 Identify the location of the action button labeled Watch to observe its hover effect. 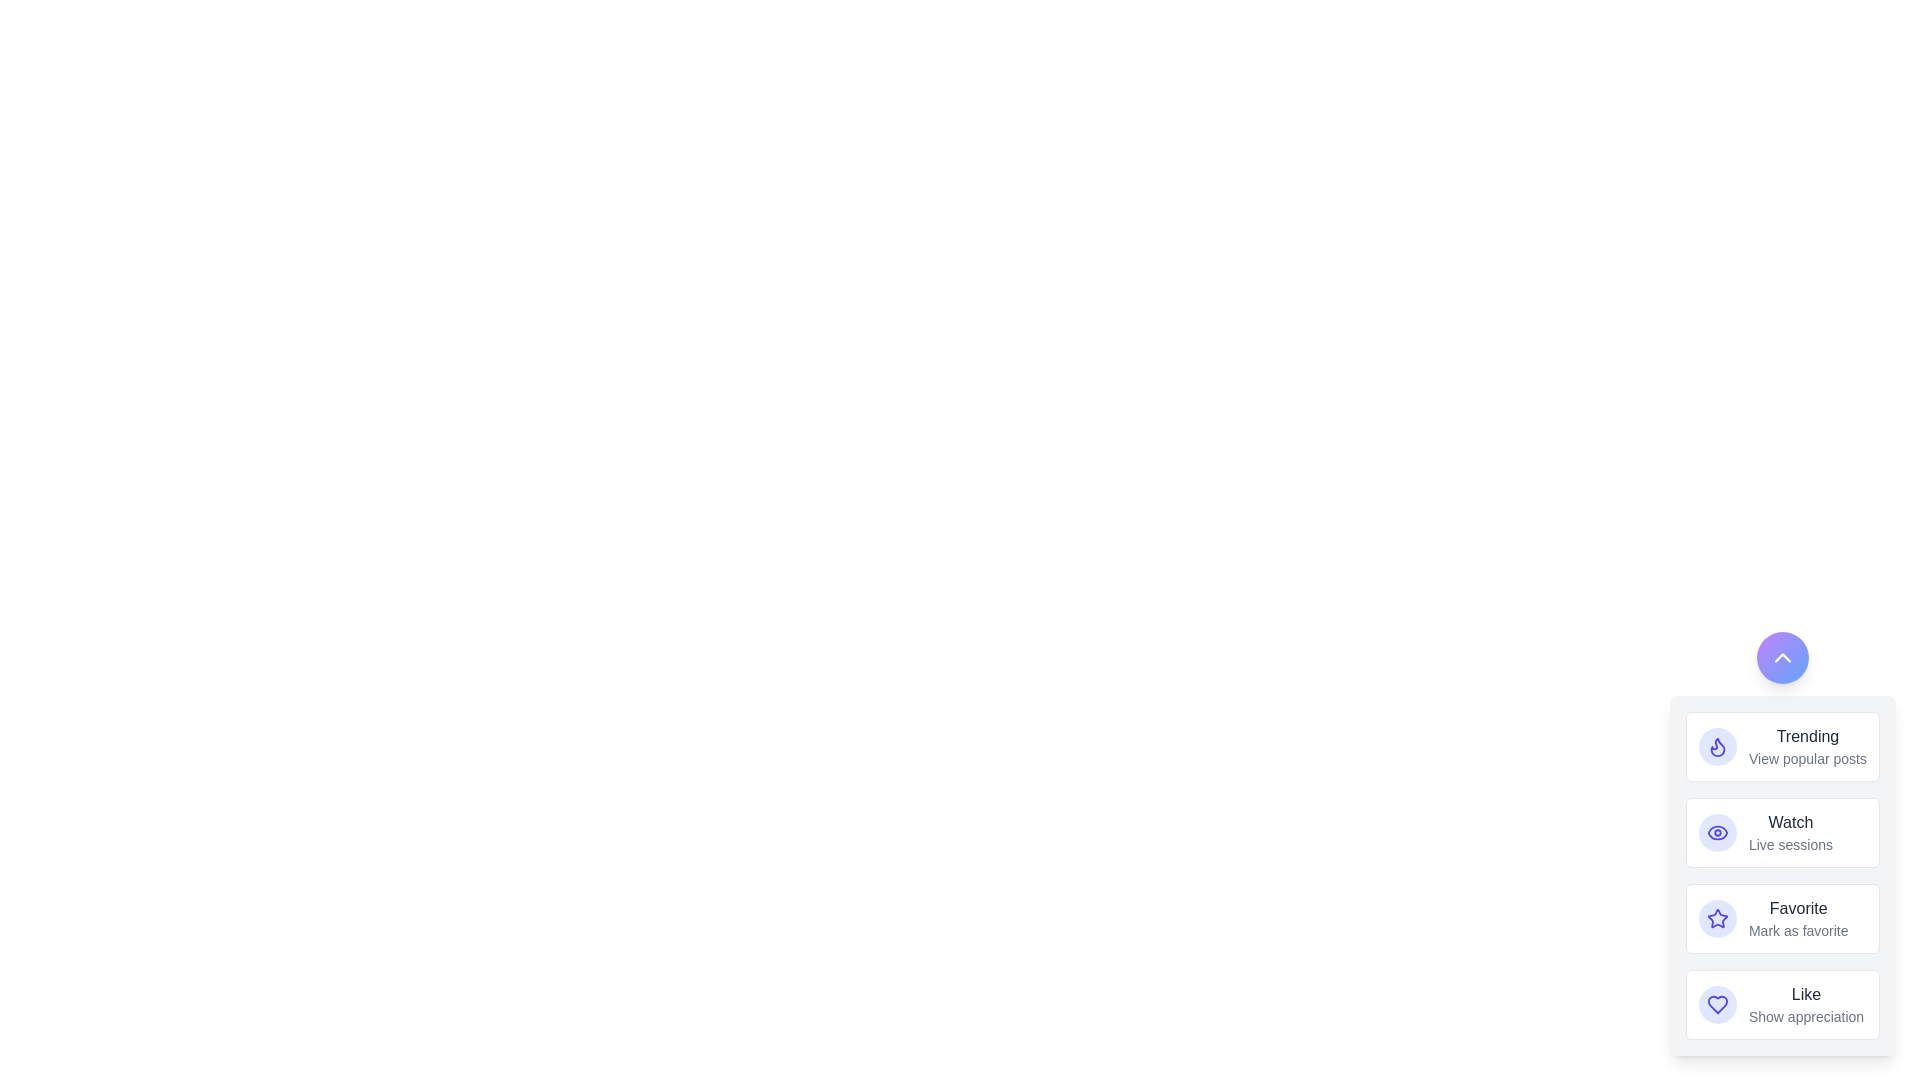
(1717, 833).